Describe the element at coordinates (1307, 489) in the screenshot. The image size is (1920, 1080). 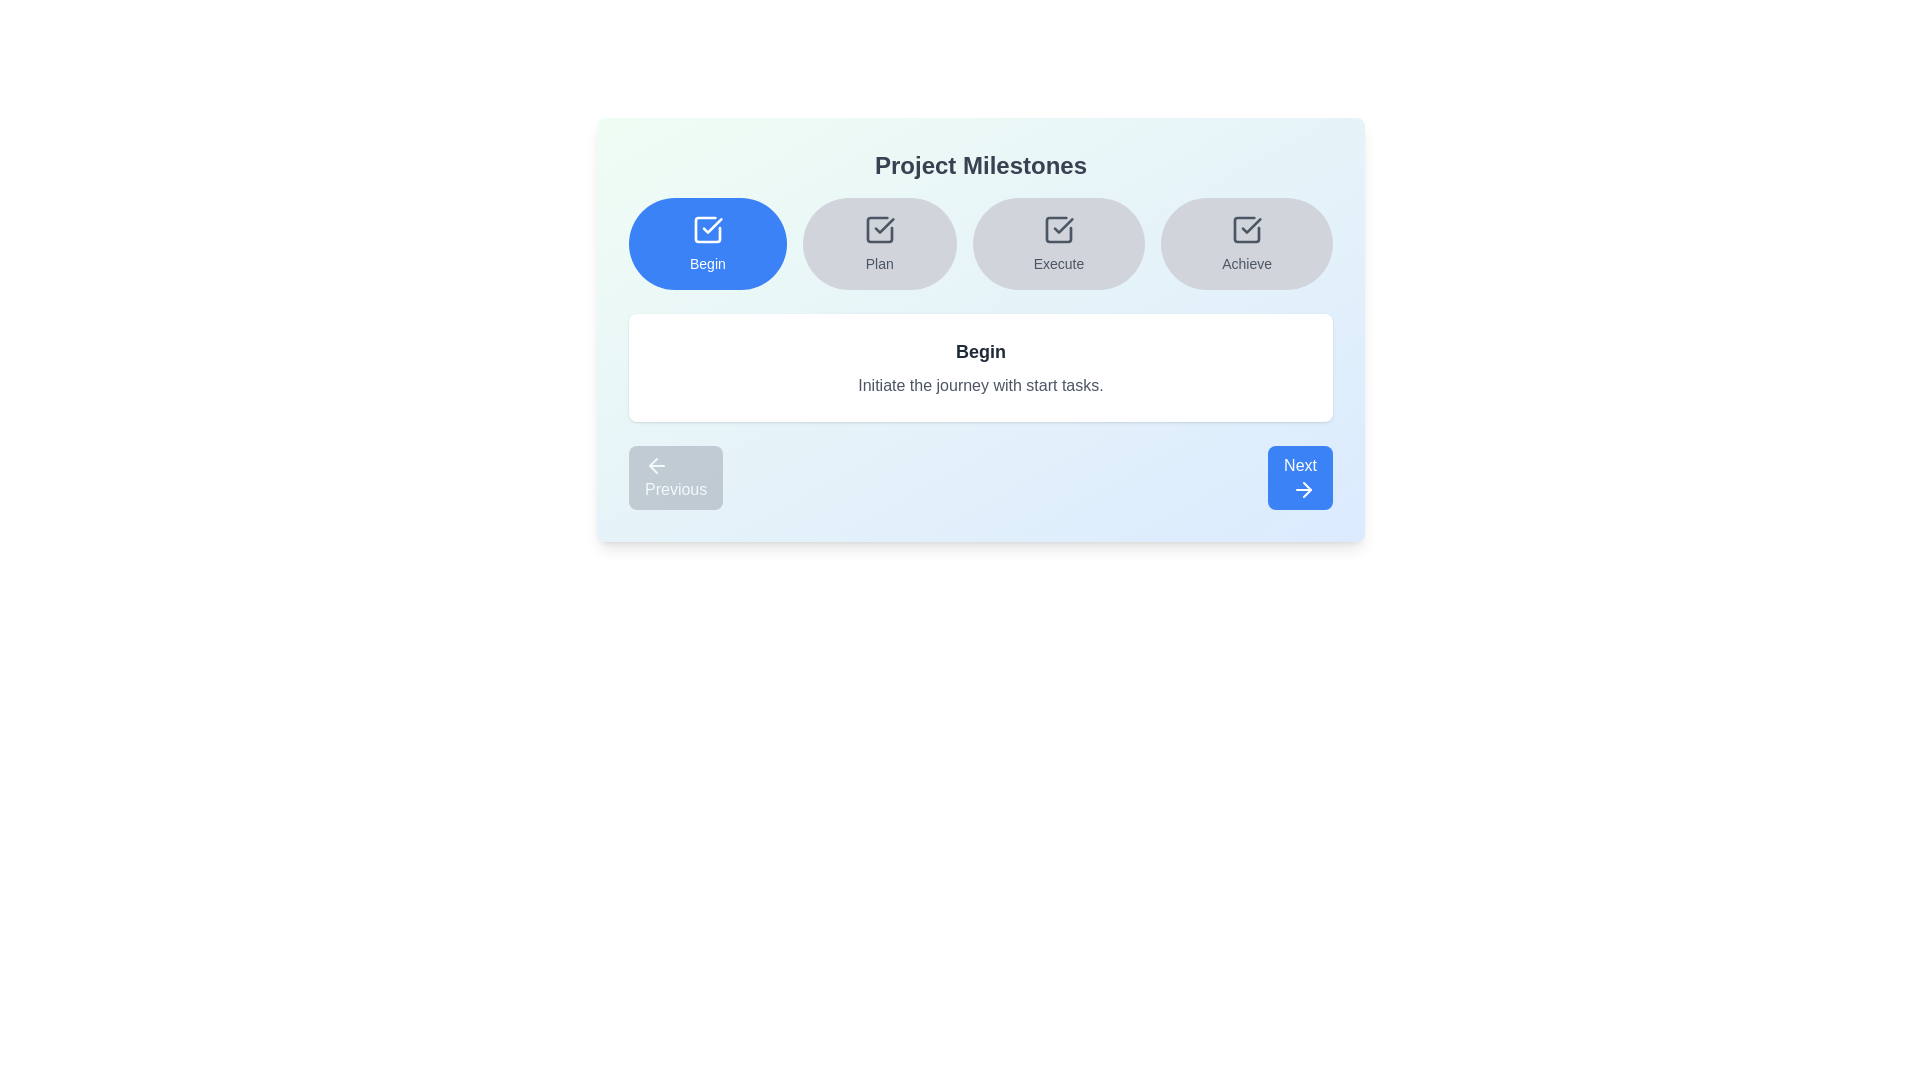
I see `the right-arrow-shaped icon located within the rightmost part of the 'Next' button` at that location.